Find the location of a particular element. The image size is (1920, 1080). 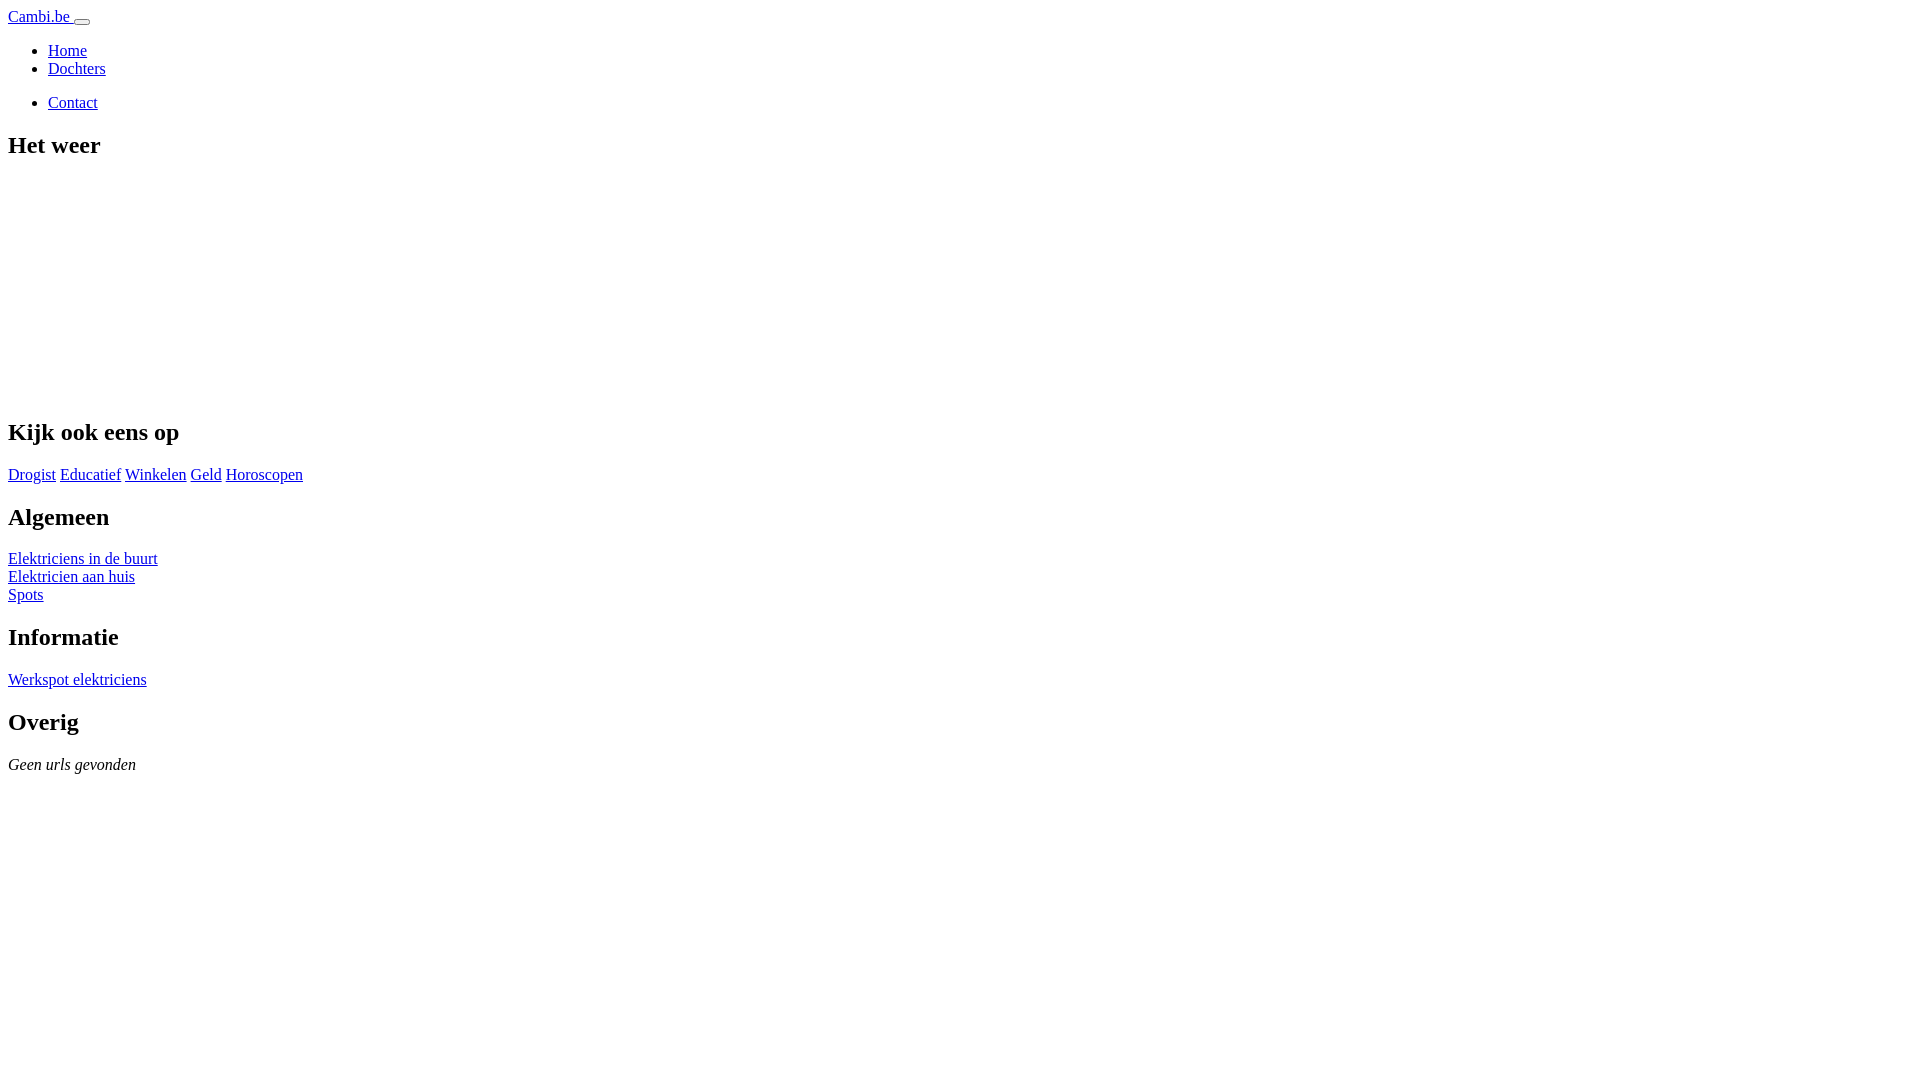

'Drogist' is located at coordinates (32, 474).